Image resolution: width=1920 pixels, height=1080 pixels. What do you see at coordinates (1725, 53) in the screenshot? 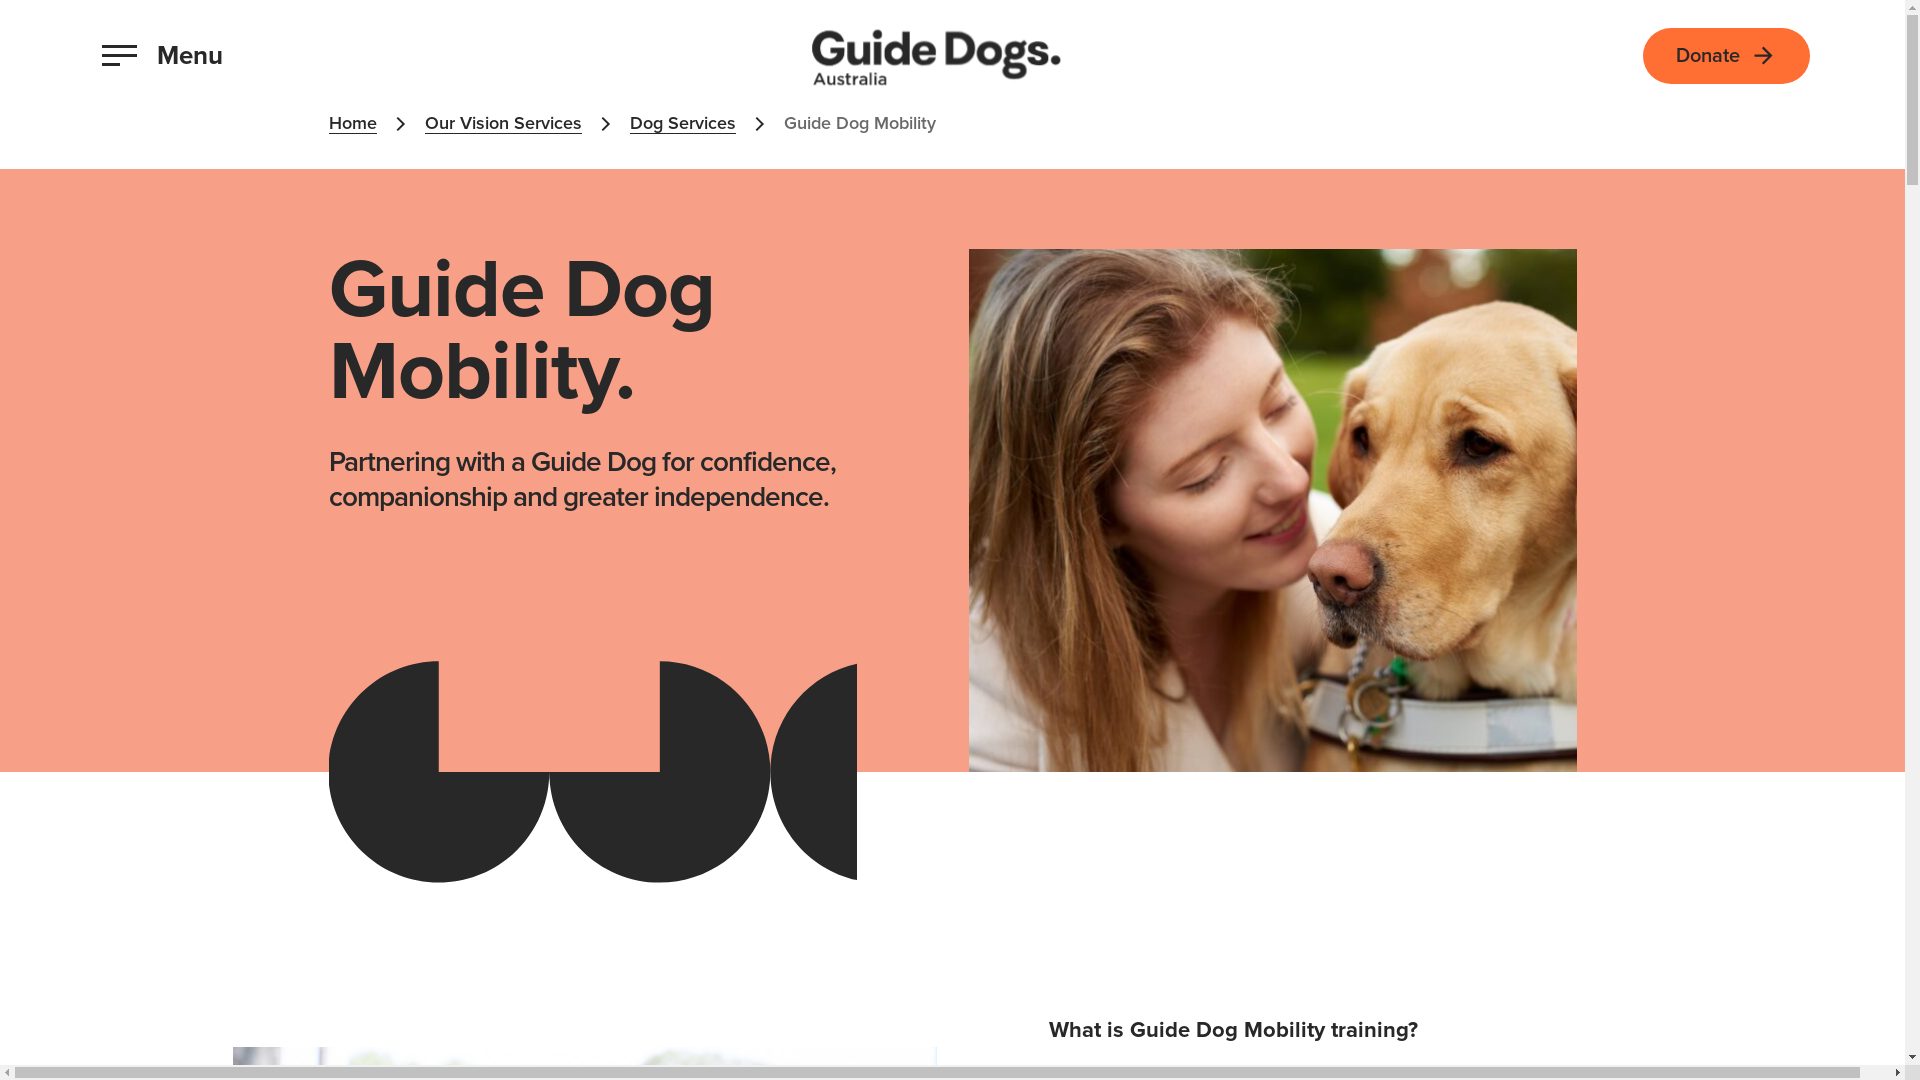
I see `'Donate'` at bounding box center [1725, 53].